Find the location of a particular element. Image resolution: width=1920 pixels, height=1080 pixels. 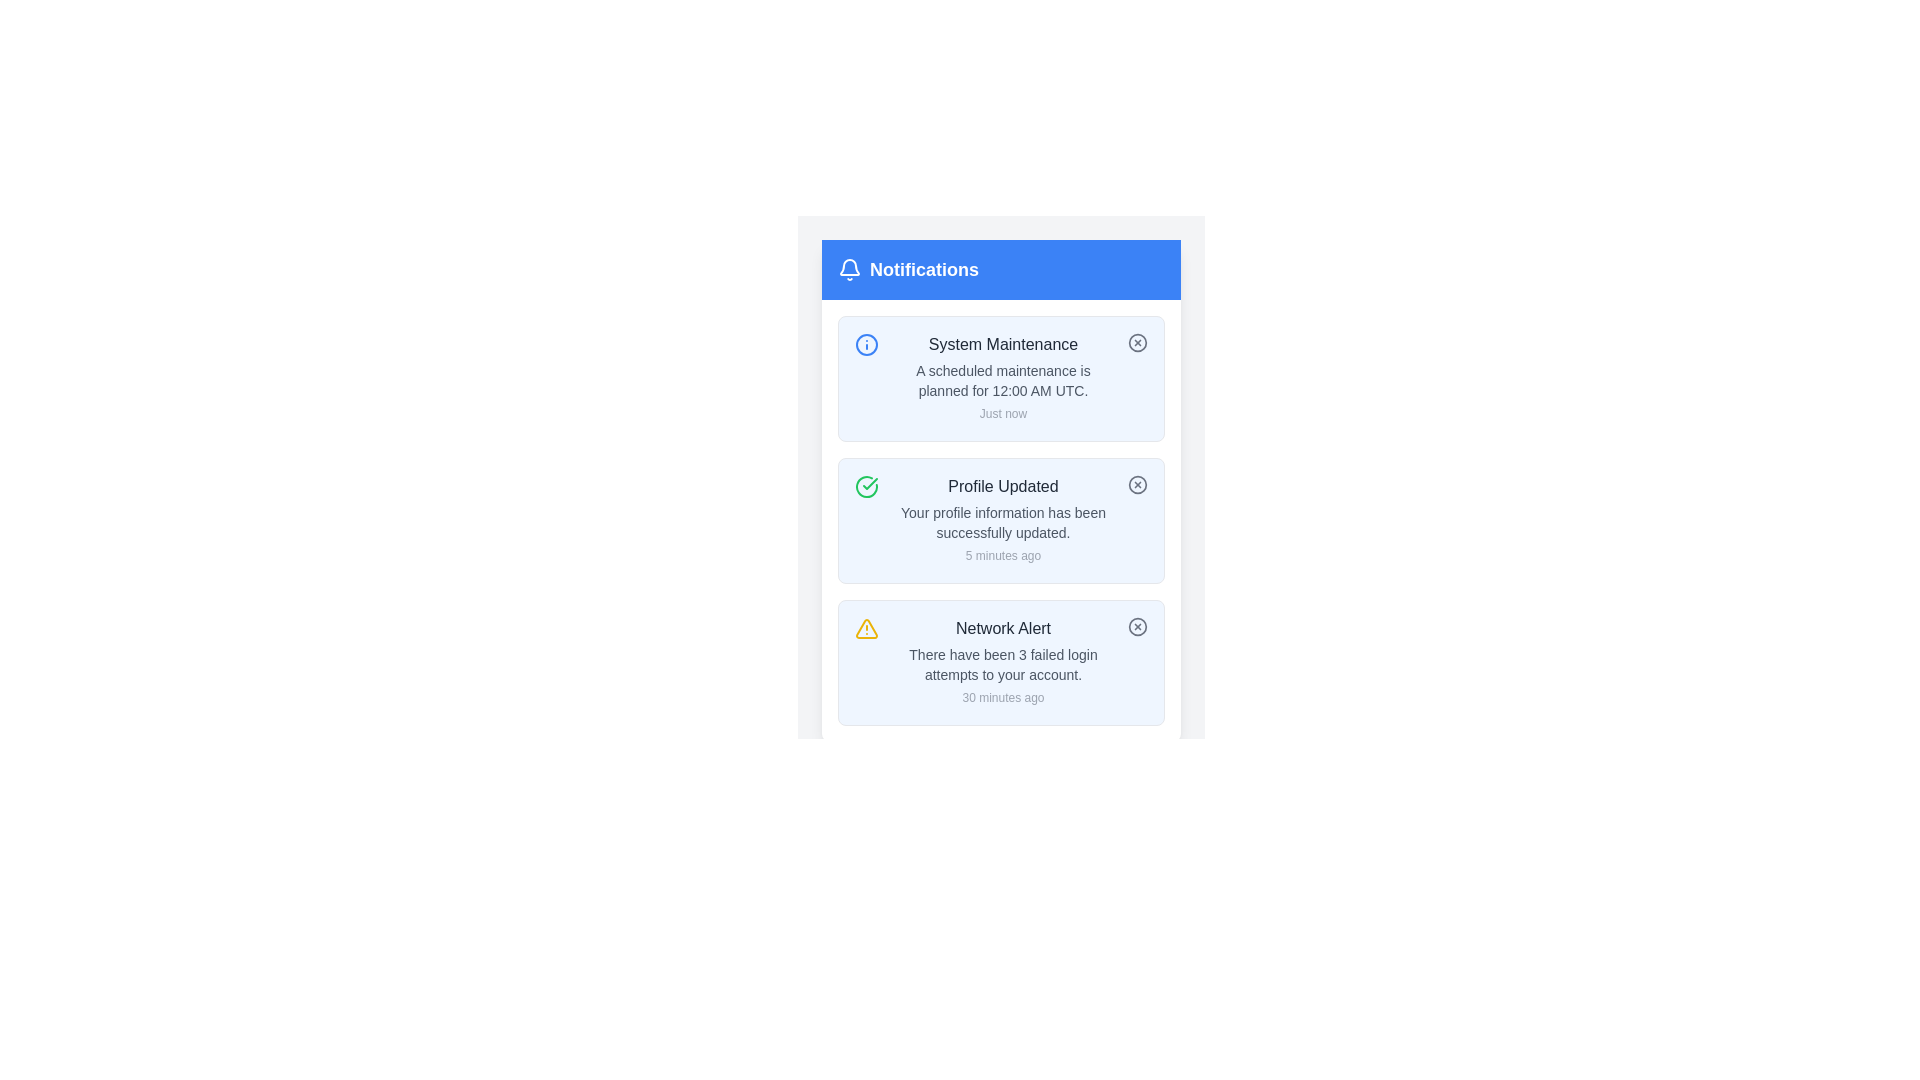

the text element providing details about the 'System Maintenance' notification, which is located directly below the 'System Maintenance' heading in the notification card is located at coordinates (1003, 381).